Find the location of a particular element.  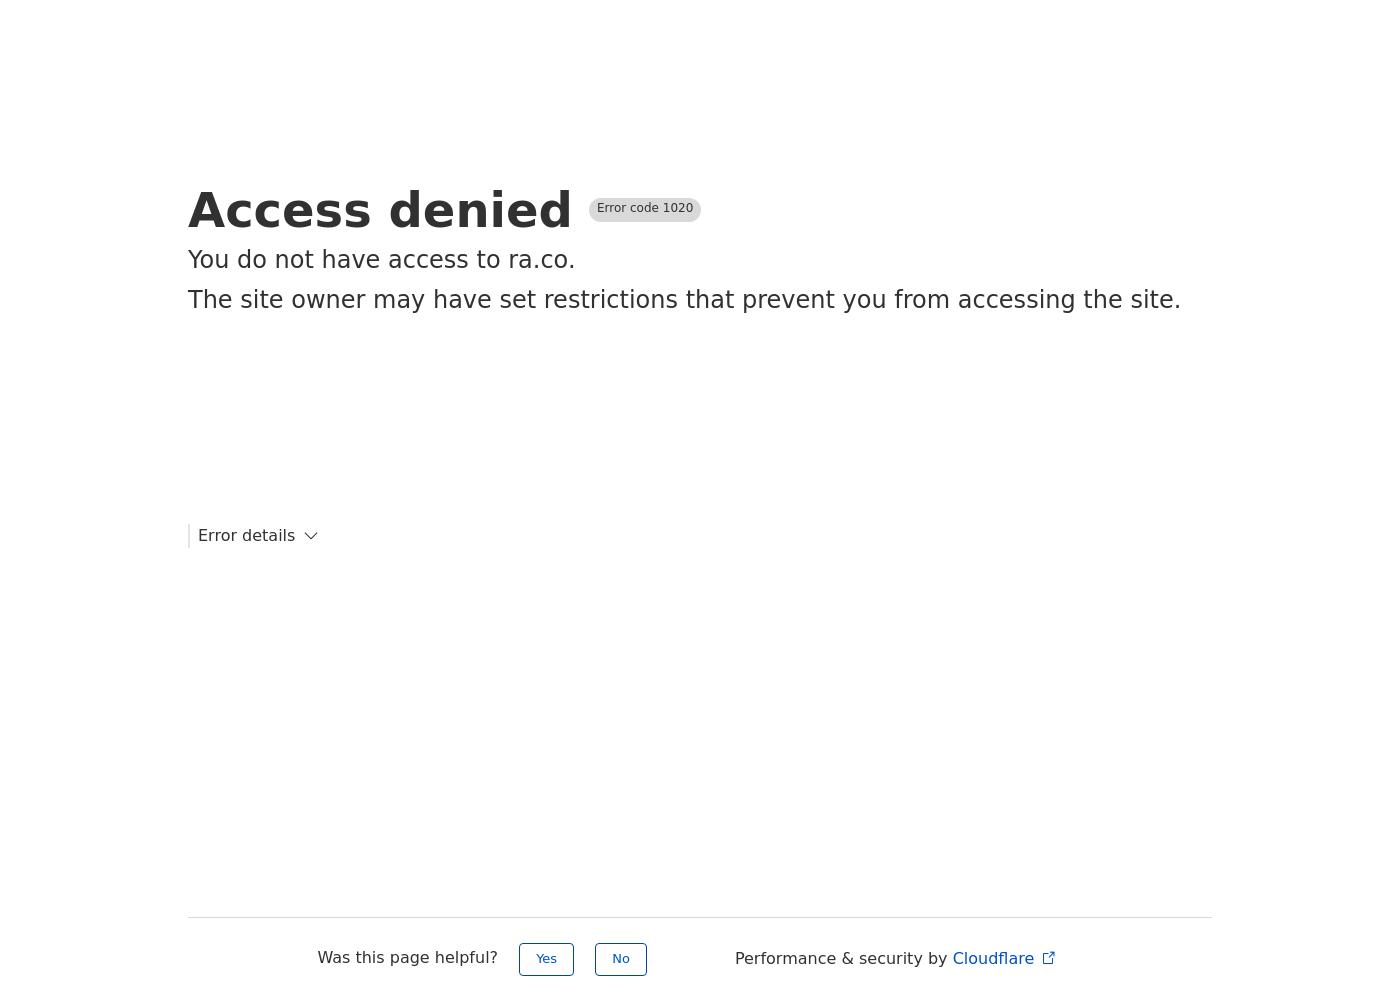

'Error details' is located at coordinates (246, 535).